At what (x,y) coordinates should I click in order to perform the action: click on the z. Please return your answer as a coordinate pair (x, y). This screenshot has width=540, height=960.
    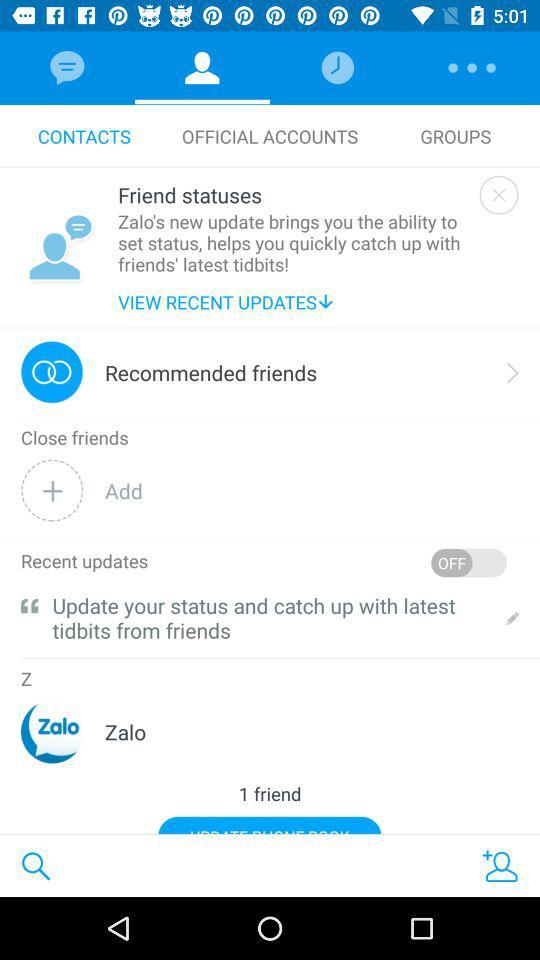
    Looking at the image, I should click on (25, 679).